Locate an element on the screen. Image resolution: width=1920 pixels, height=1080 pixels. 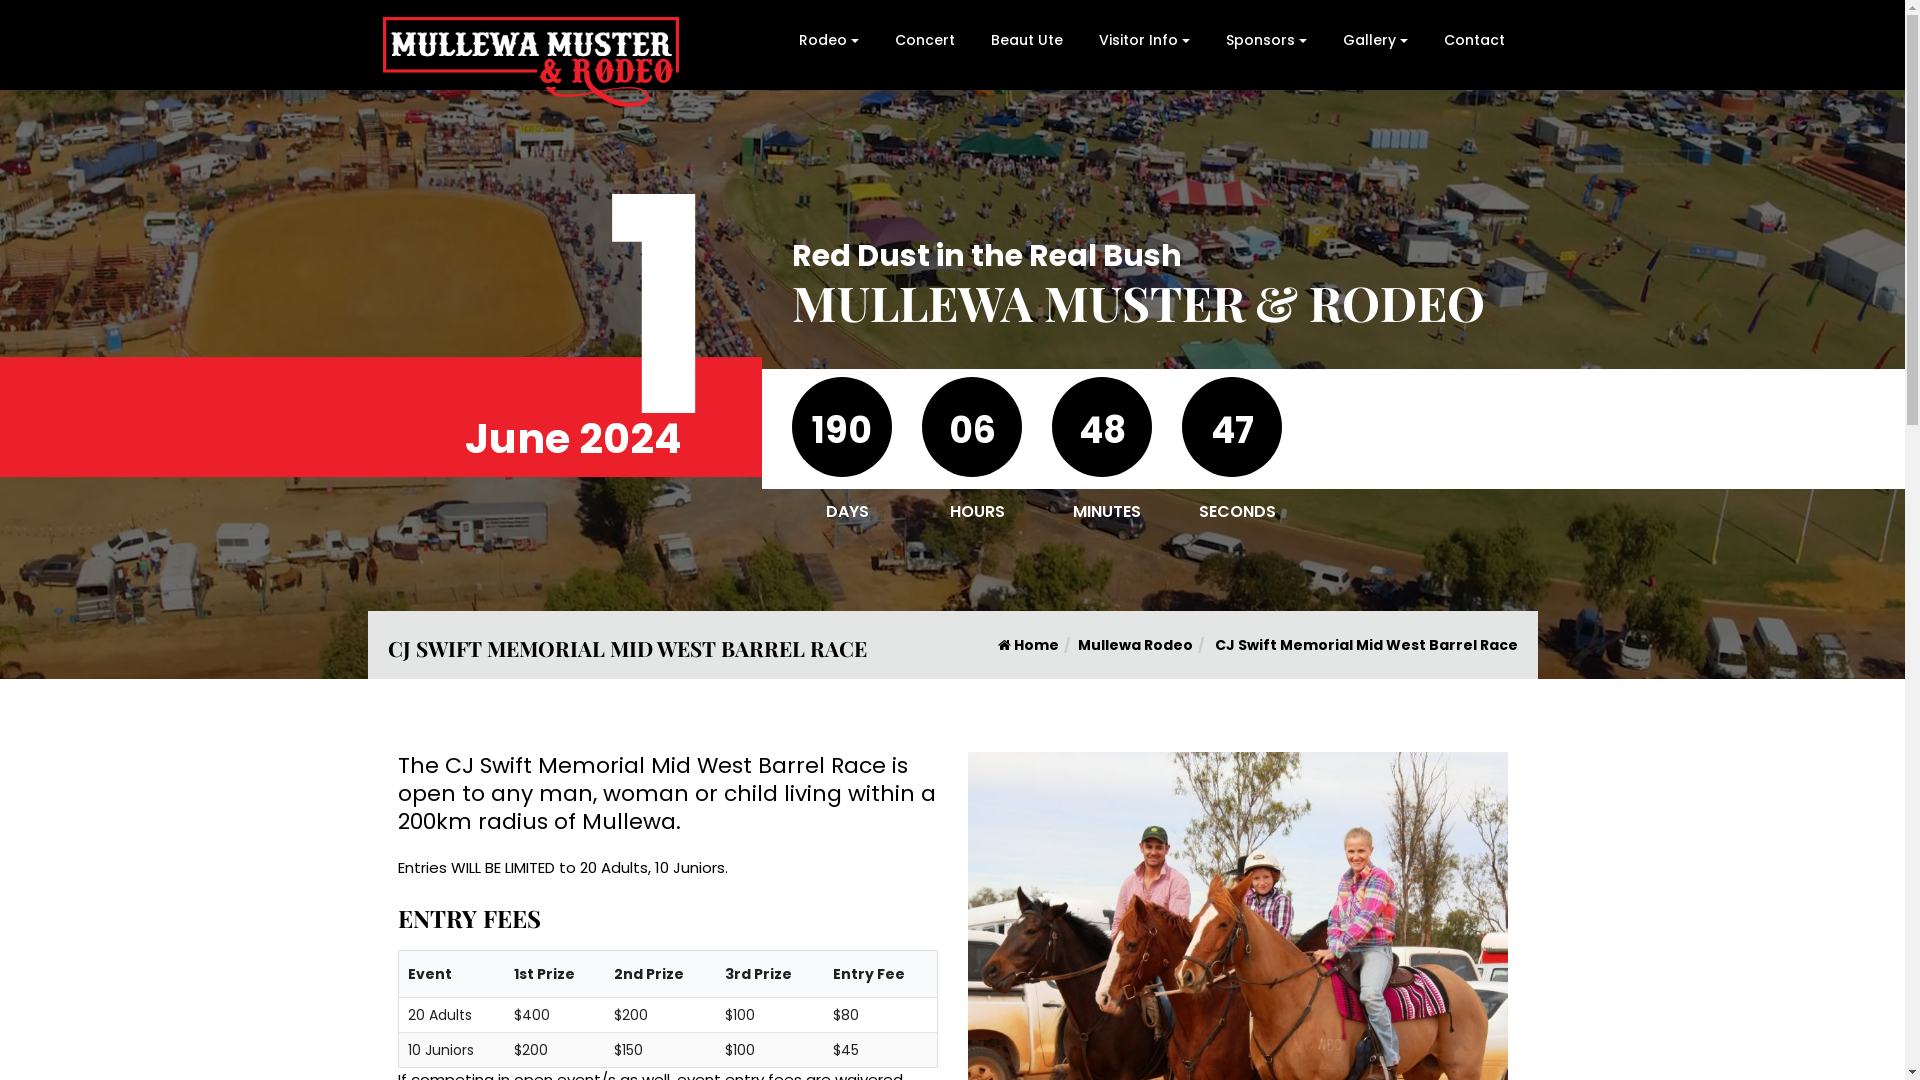
'Home' is located at coordinates (1028, 644).